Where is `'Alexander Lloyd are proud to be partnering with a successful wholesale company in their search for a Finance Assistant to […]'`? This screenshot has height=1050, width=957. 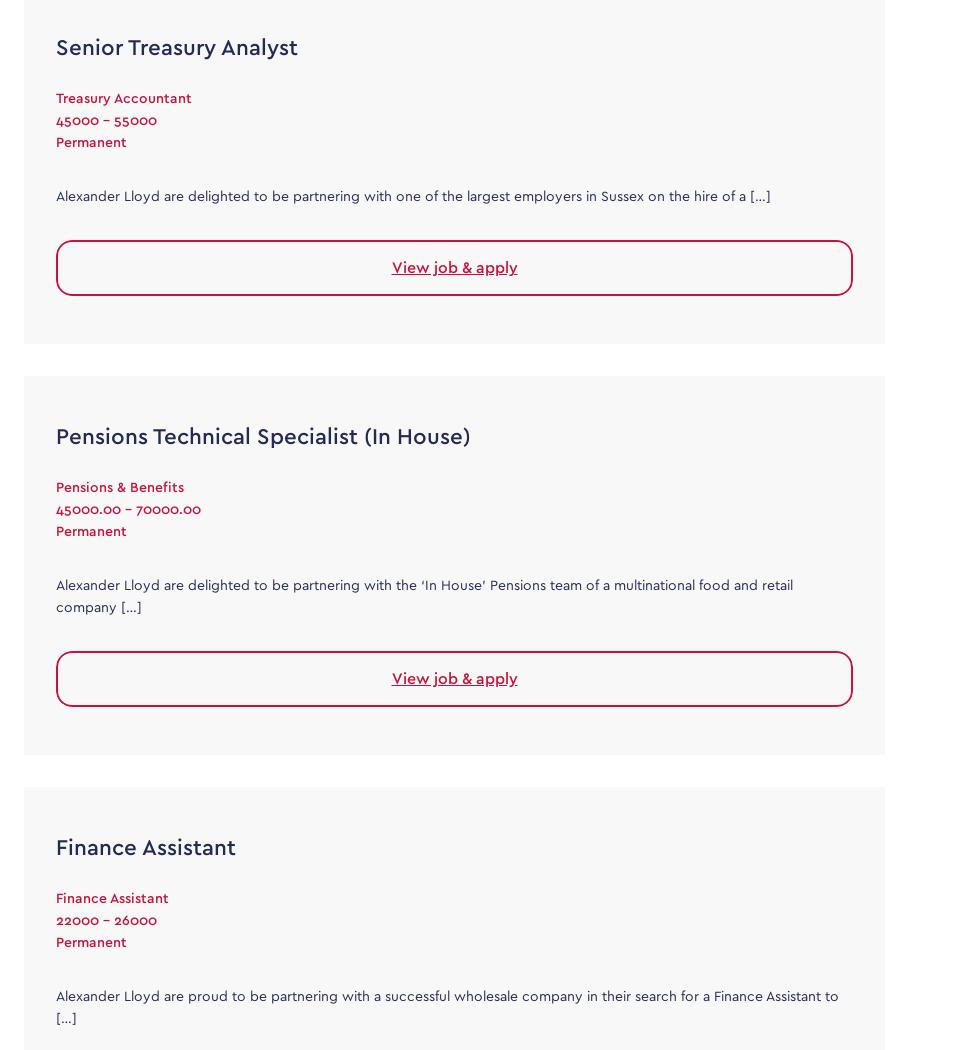
'Alexander Lloyd are proud to be partnering with a successful wholesale company in their search for a Finance Assistant to […]' is located at coordinates (446, 1006).